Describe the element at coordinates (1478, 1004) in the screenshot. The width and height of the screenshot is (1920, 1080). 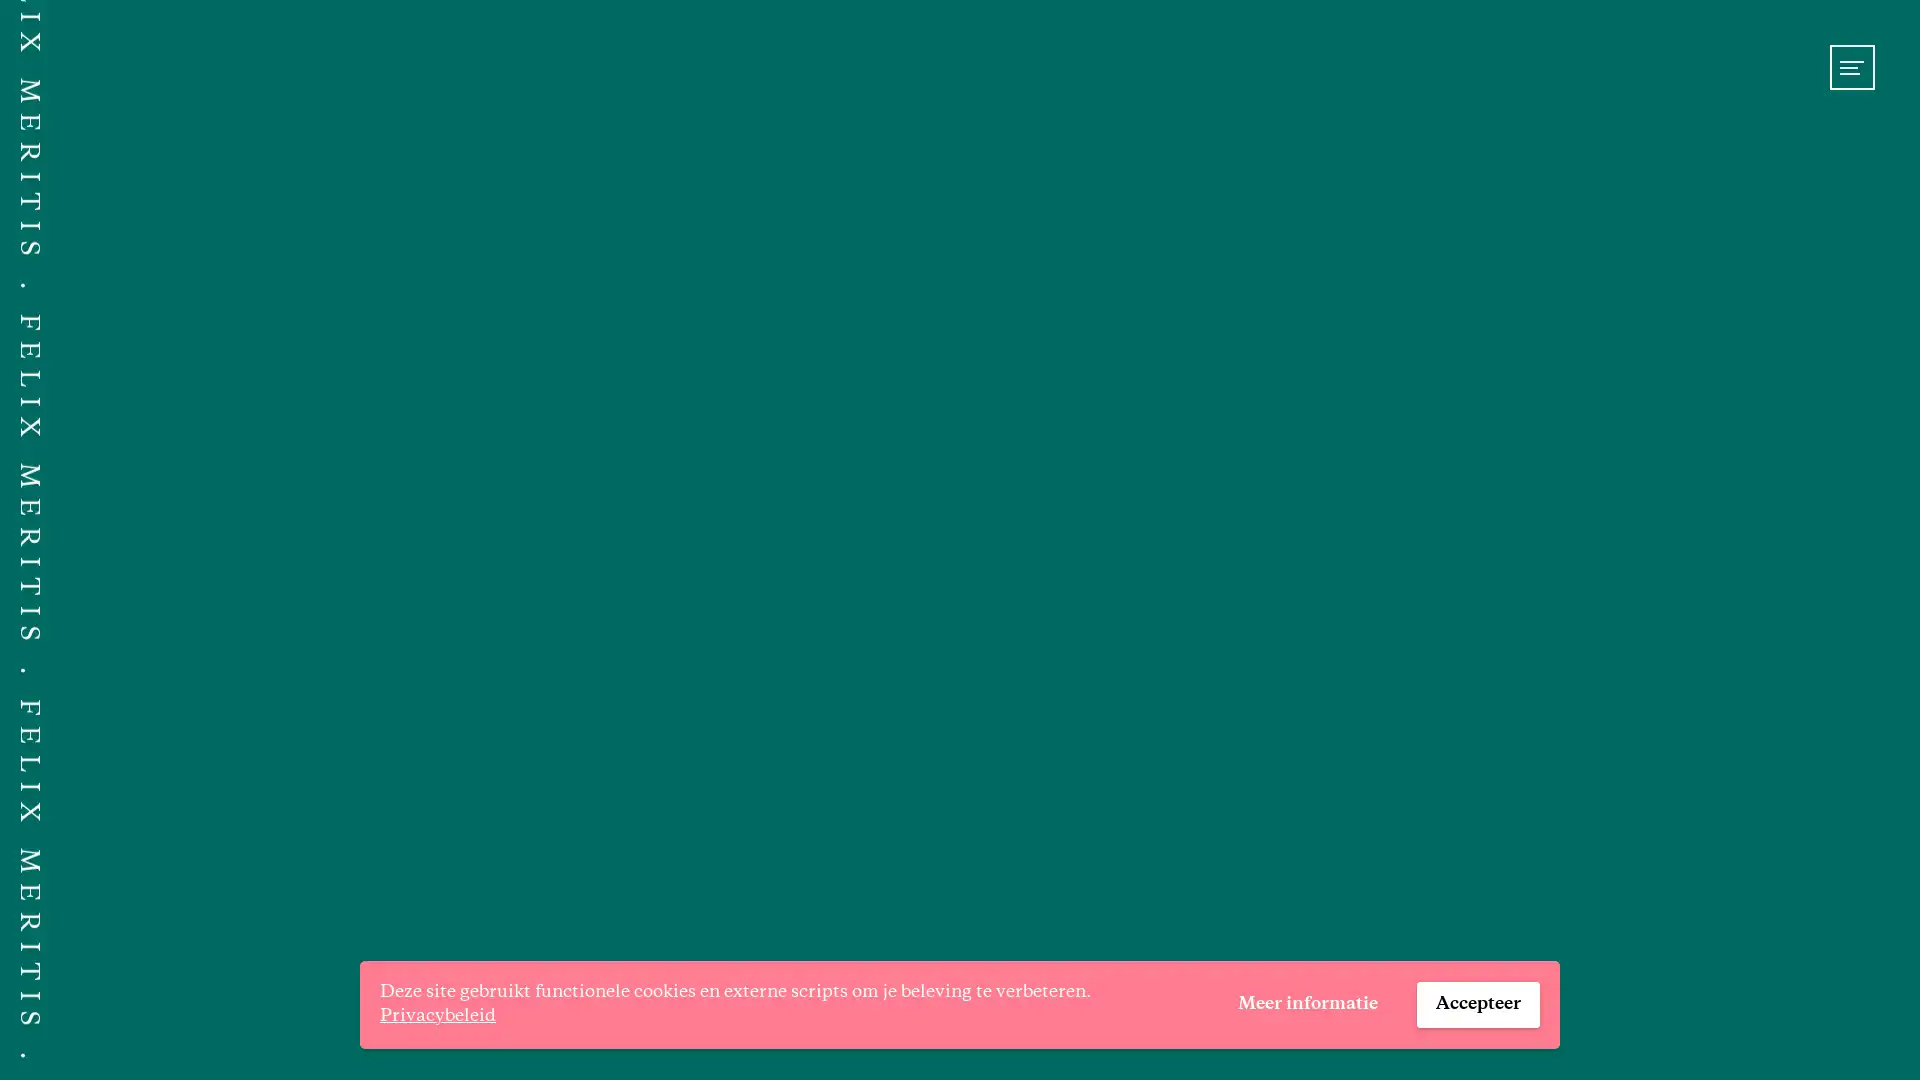
I see `Accepteer` at that location.